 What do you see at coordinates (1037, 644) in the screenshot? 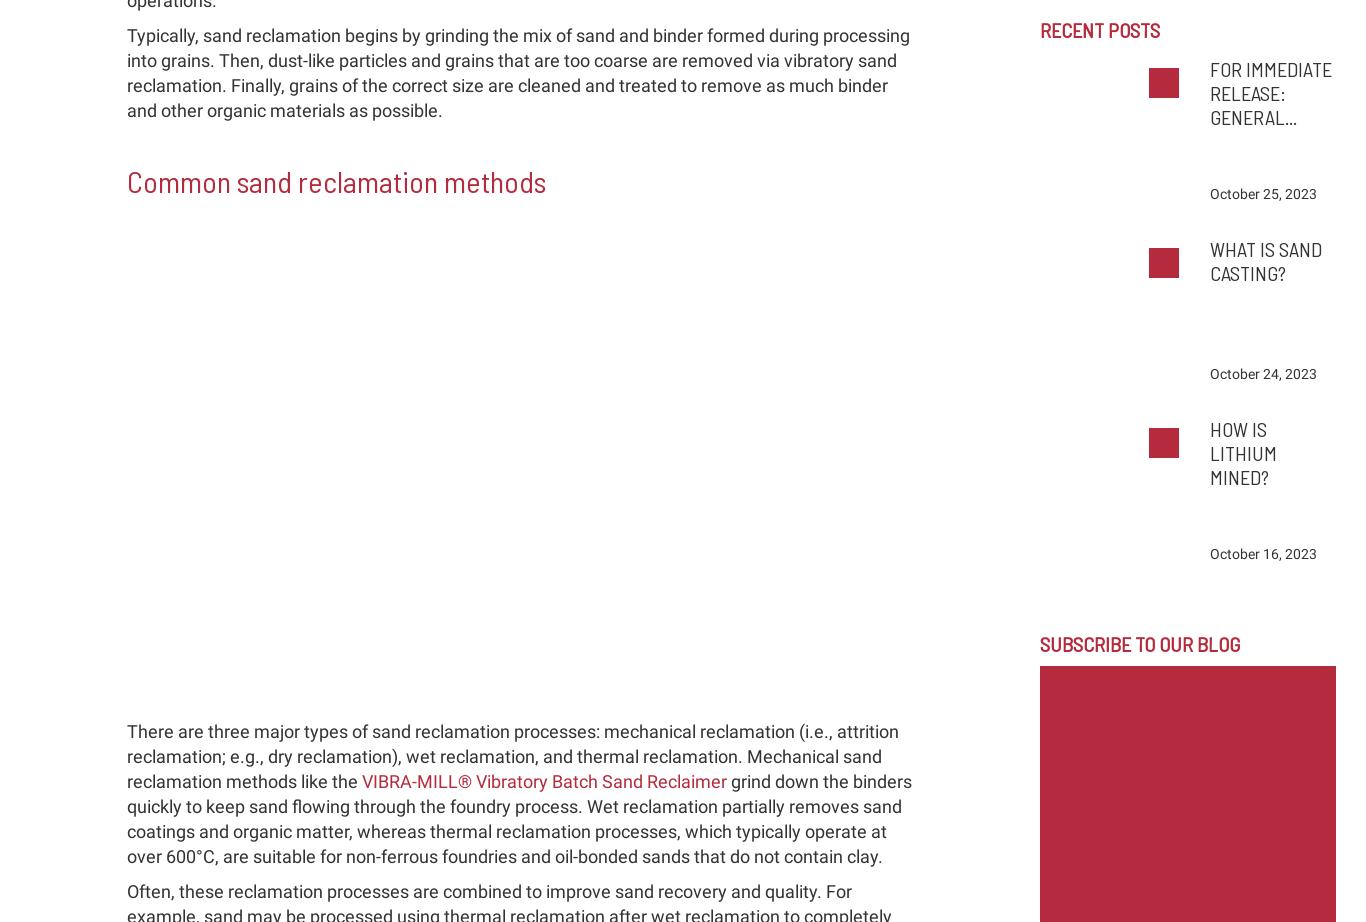
I see `'Subscribe to our blog'` at bounding box center [1037, 644].